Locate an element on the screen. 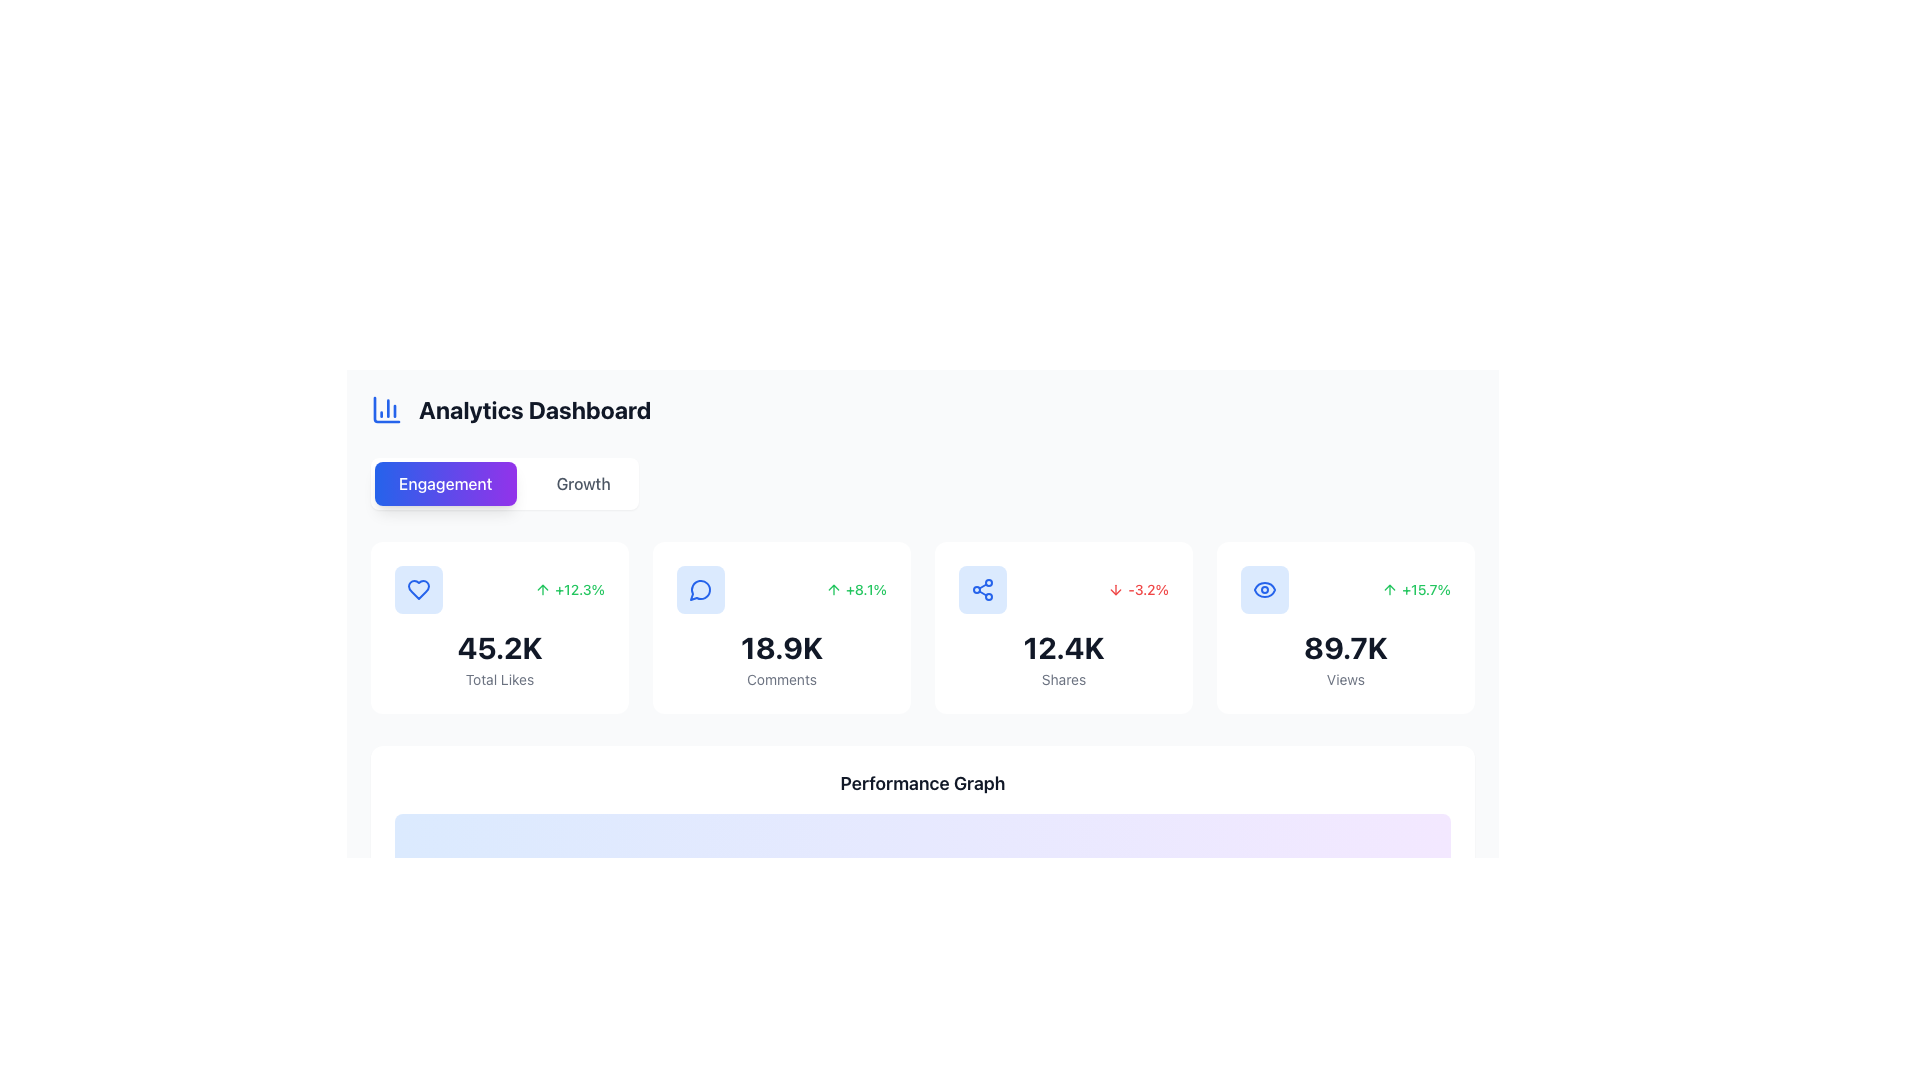 The width and height of the screenshot is (1920, 1080). the Text and Icon Label indicating the percentage growth value for 'Total Likes', which is located in the top-right area of the metrics section and features an upward arrow icon is located at coordinates (569, 589).